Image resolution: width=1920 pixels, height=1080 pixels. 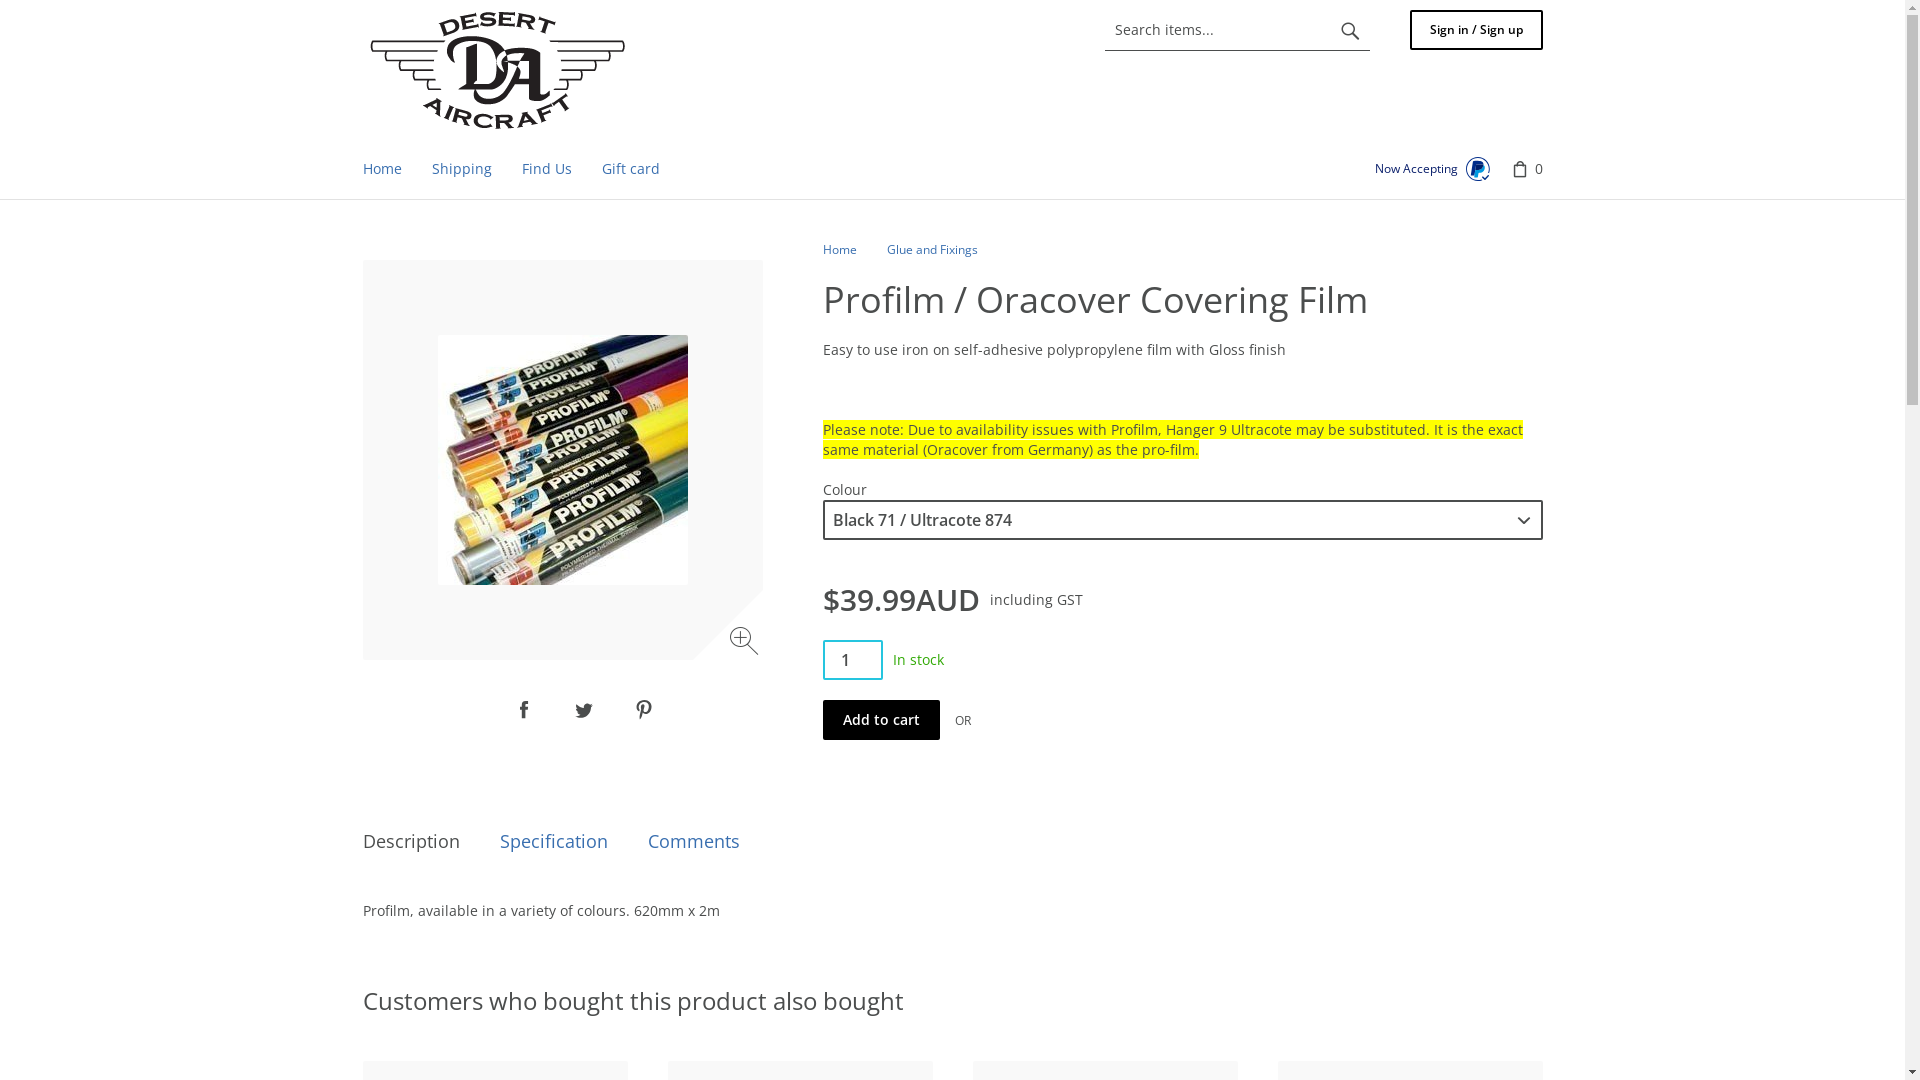 What do you see at coordinates (930, 248) in the screenshot?
I see `'Glue and Fixings'` at bounding box center [930, 248].